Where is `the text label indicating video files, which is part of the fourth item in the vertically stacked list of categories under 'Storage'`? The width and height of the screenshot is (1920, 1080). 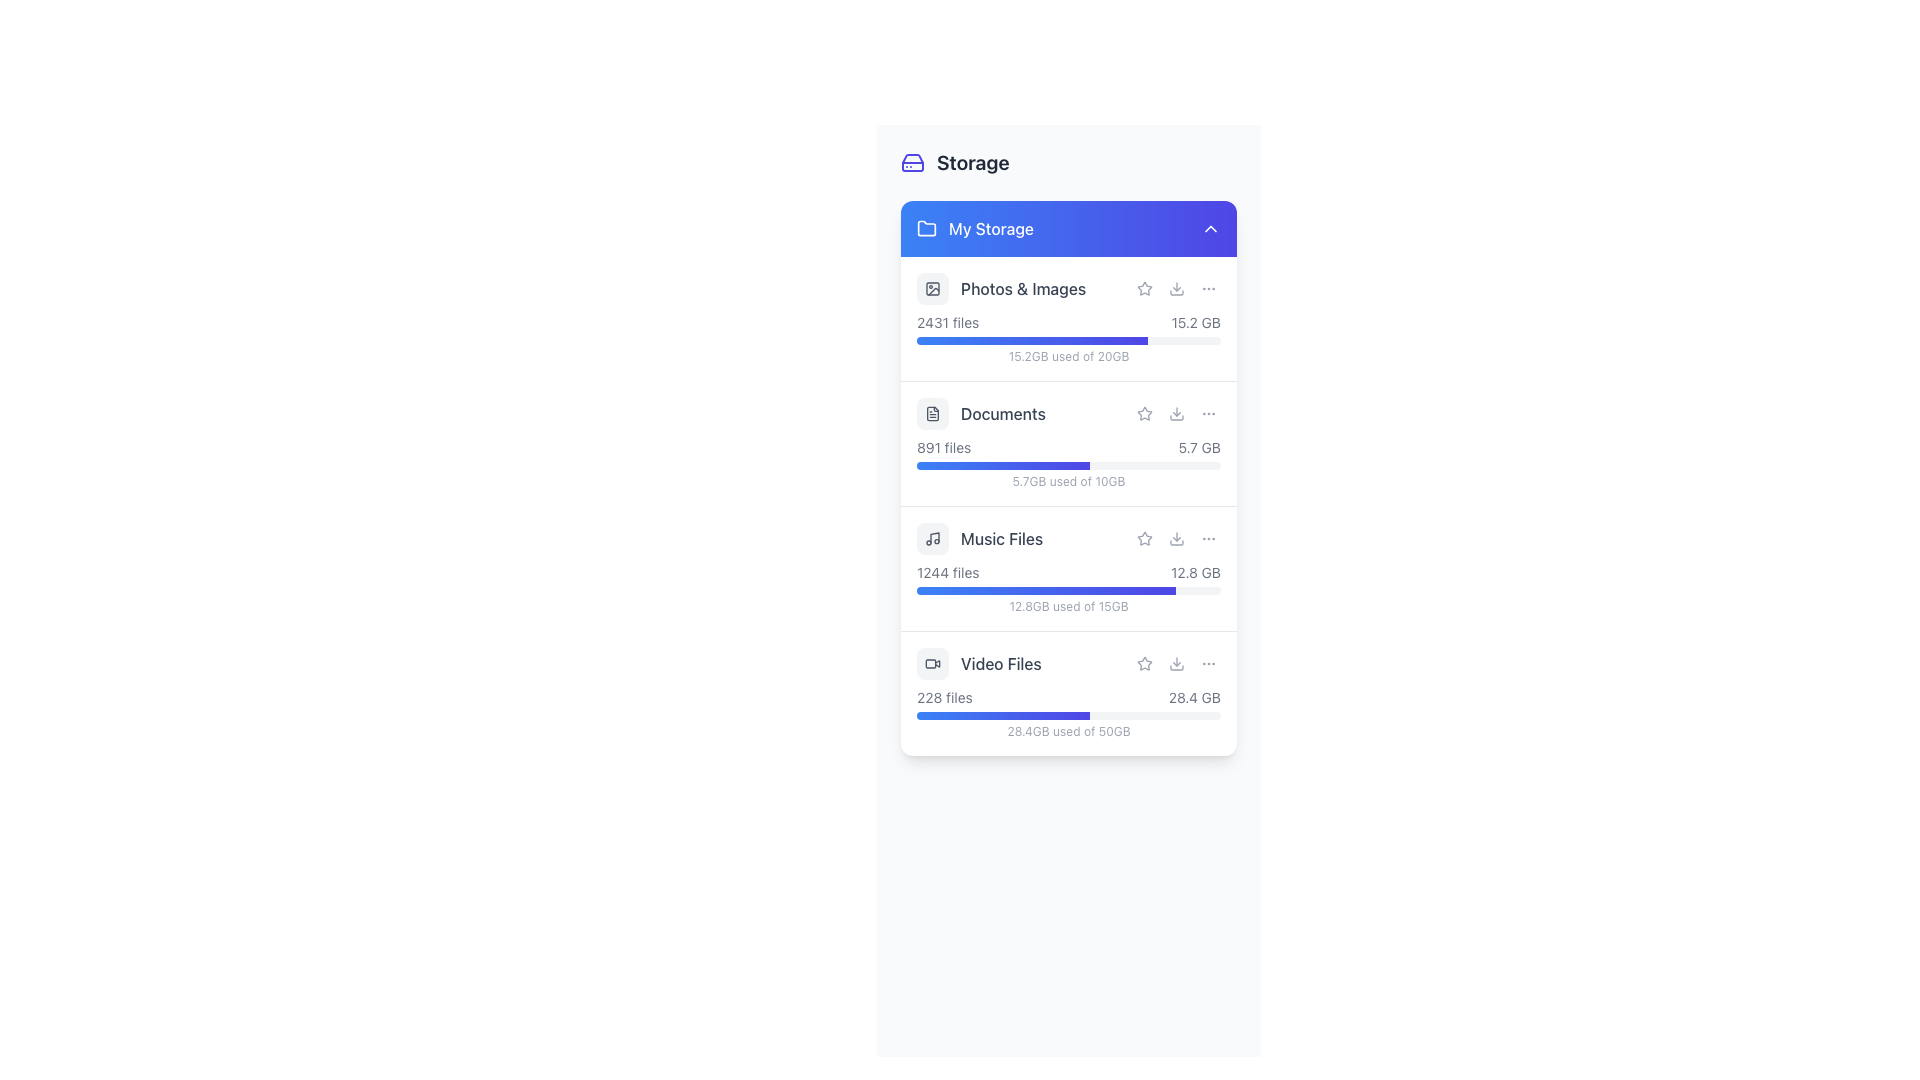 the text label indicating video files, which is part of the fourth item in the vertically stacked list of categories under 'Storage' is located at coordinates (1001, 663).